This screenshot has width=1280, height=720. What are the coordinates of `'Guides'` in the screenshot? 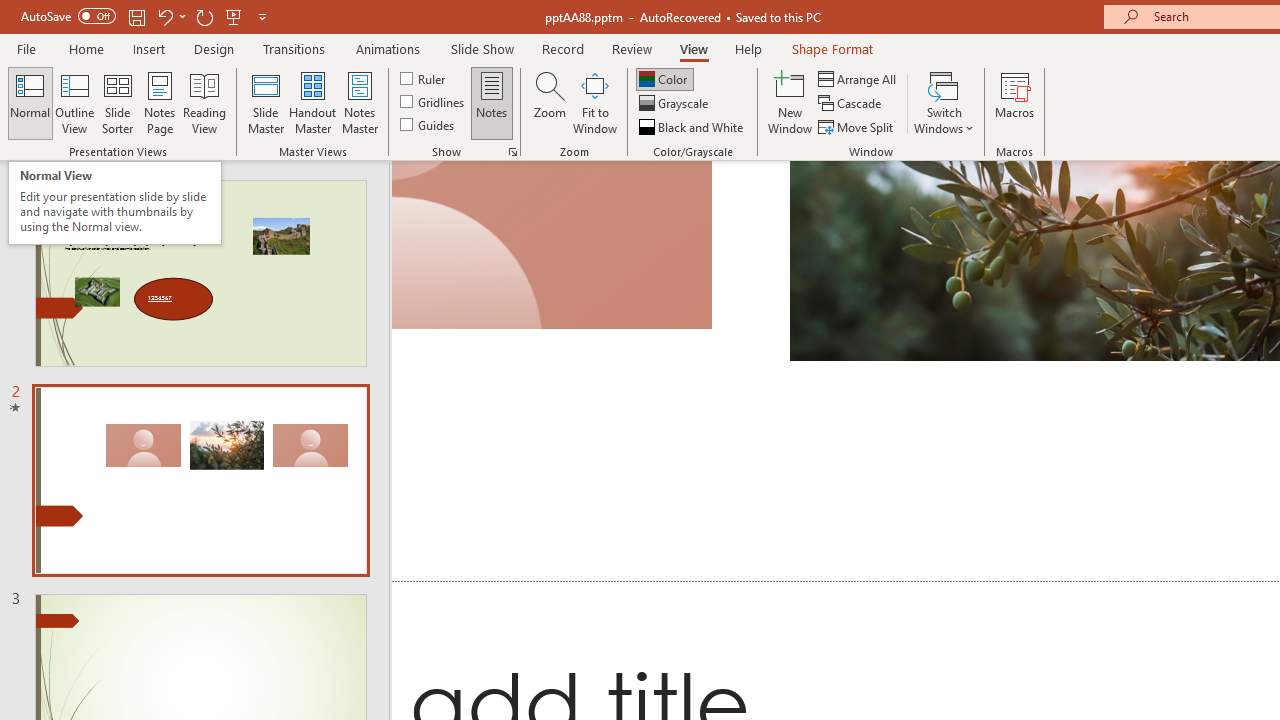 It's located at (427, 124).